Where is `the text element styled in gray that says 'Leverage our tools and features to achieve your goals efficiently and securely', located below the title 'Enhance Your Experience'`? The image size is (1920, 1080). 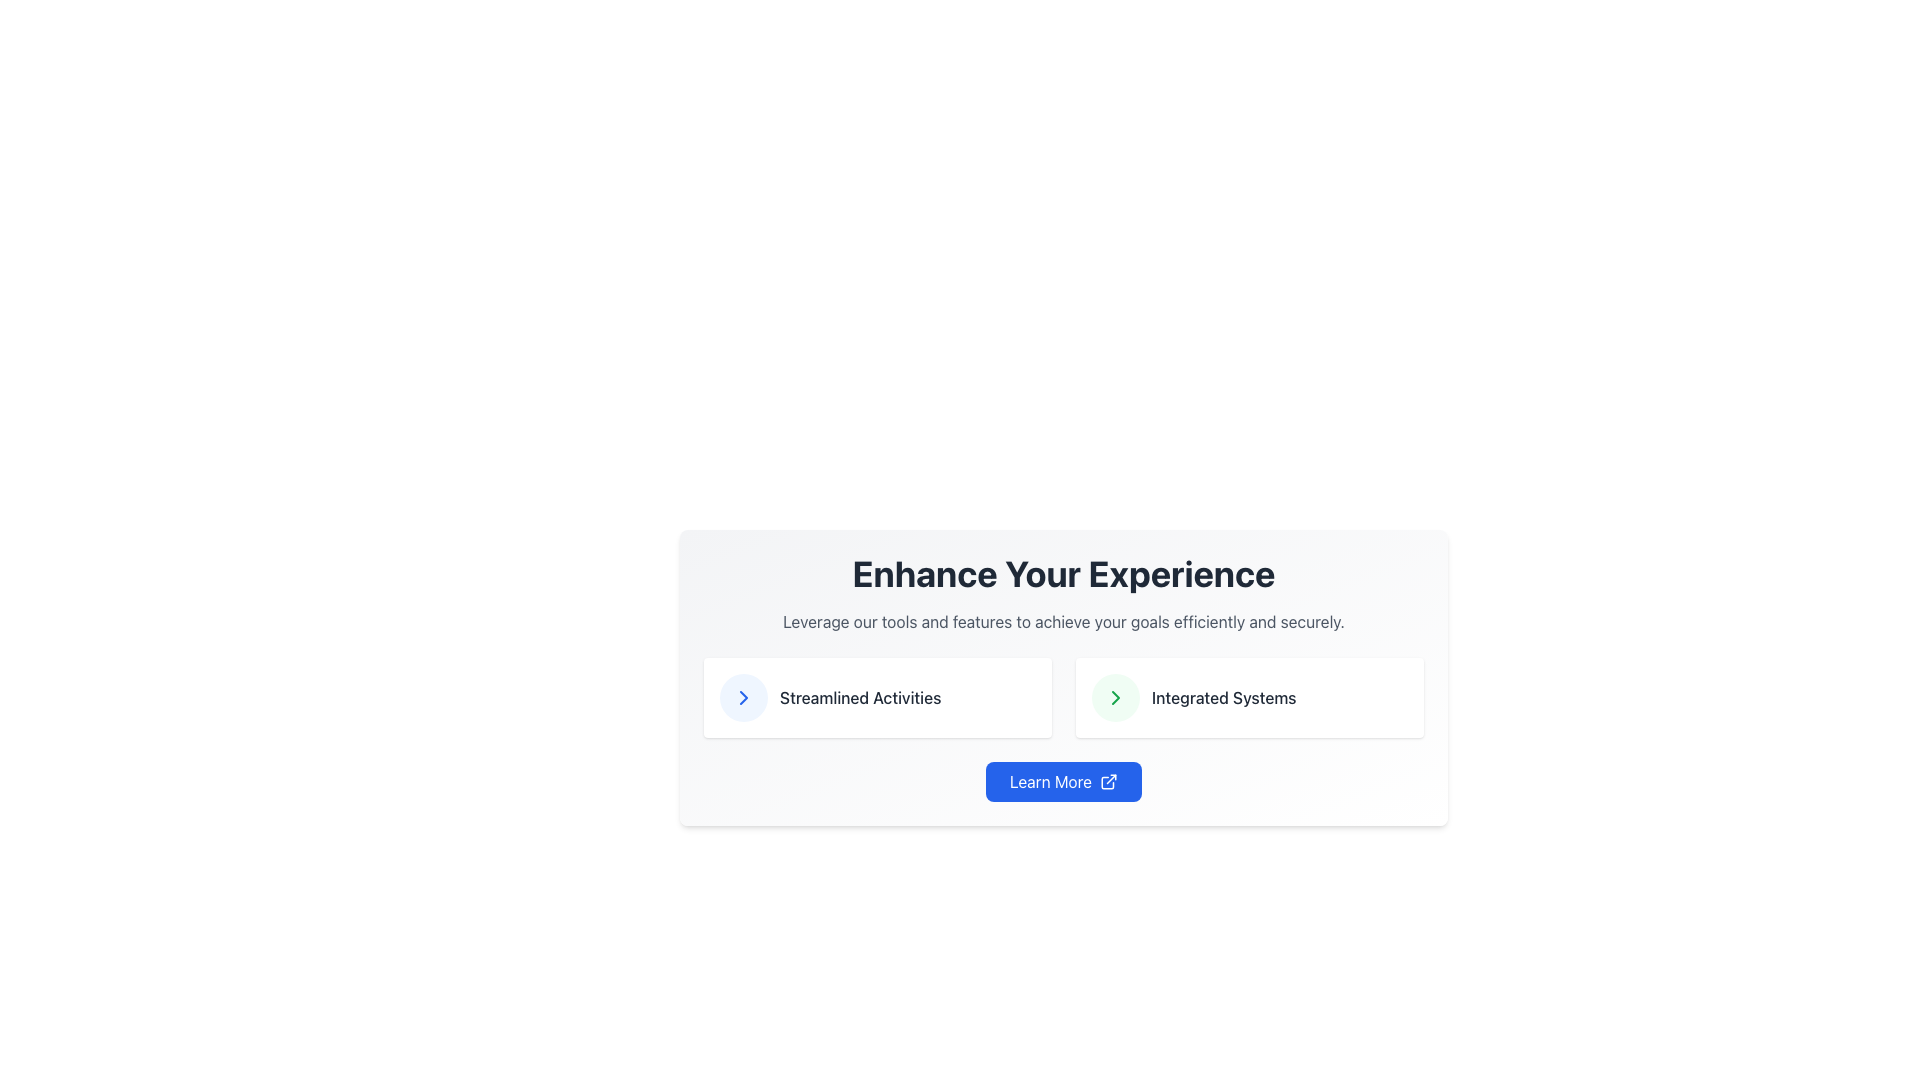 the text element styled in gray that says 'Leverage our tools and features to achieve your goals efficiently and securely', located below the title 'Enhance Your Experience' is located at coordinates (1063, 620).